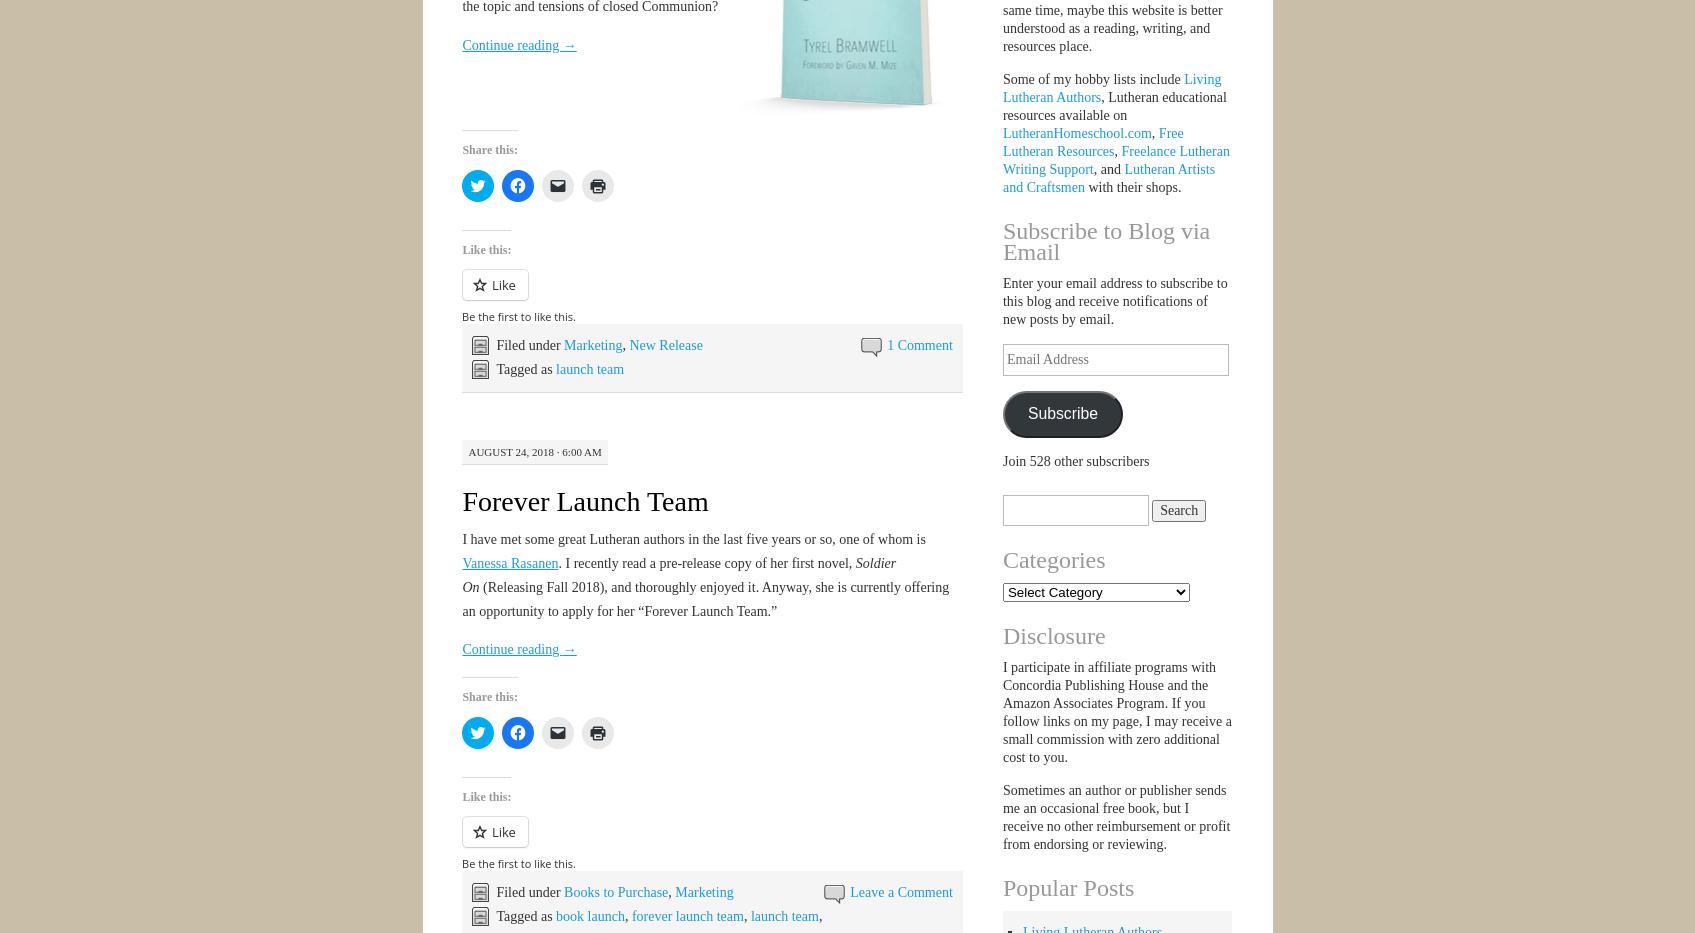  I want to click on 'book launch', so click(589, 915).